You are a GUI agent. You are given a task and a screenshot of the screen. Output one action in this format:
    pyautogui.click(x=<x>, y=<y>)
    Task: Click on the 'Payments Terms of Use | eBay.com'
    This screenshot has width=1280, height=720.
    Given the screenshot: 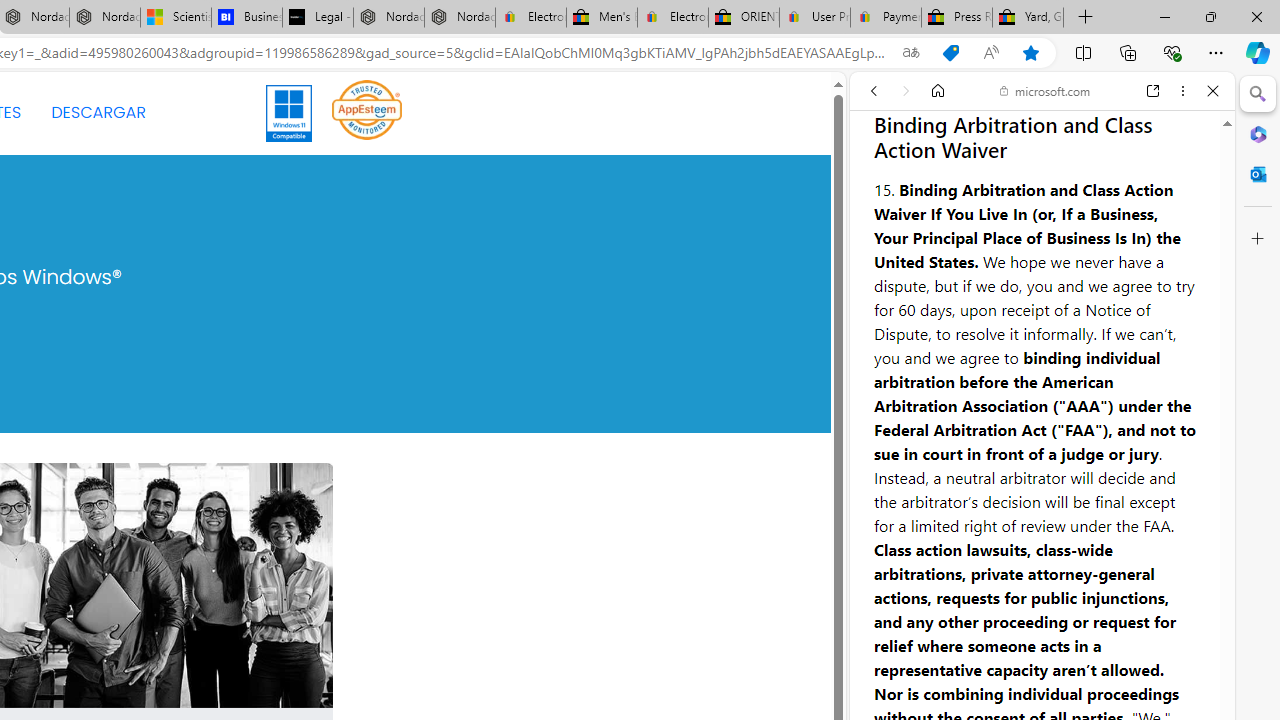 What is the action you would take?
    pyautogui.click(x=885, y=17)
    